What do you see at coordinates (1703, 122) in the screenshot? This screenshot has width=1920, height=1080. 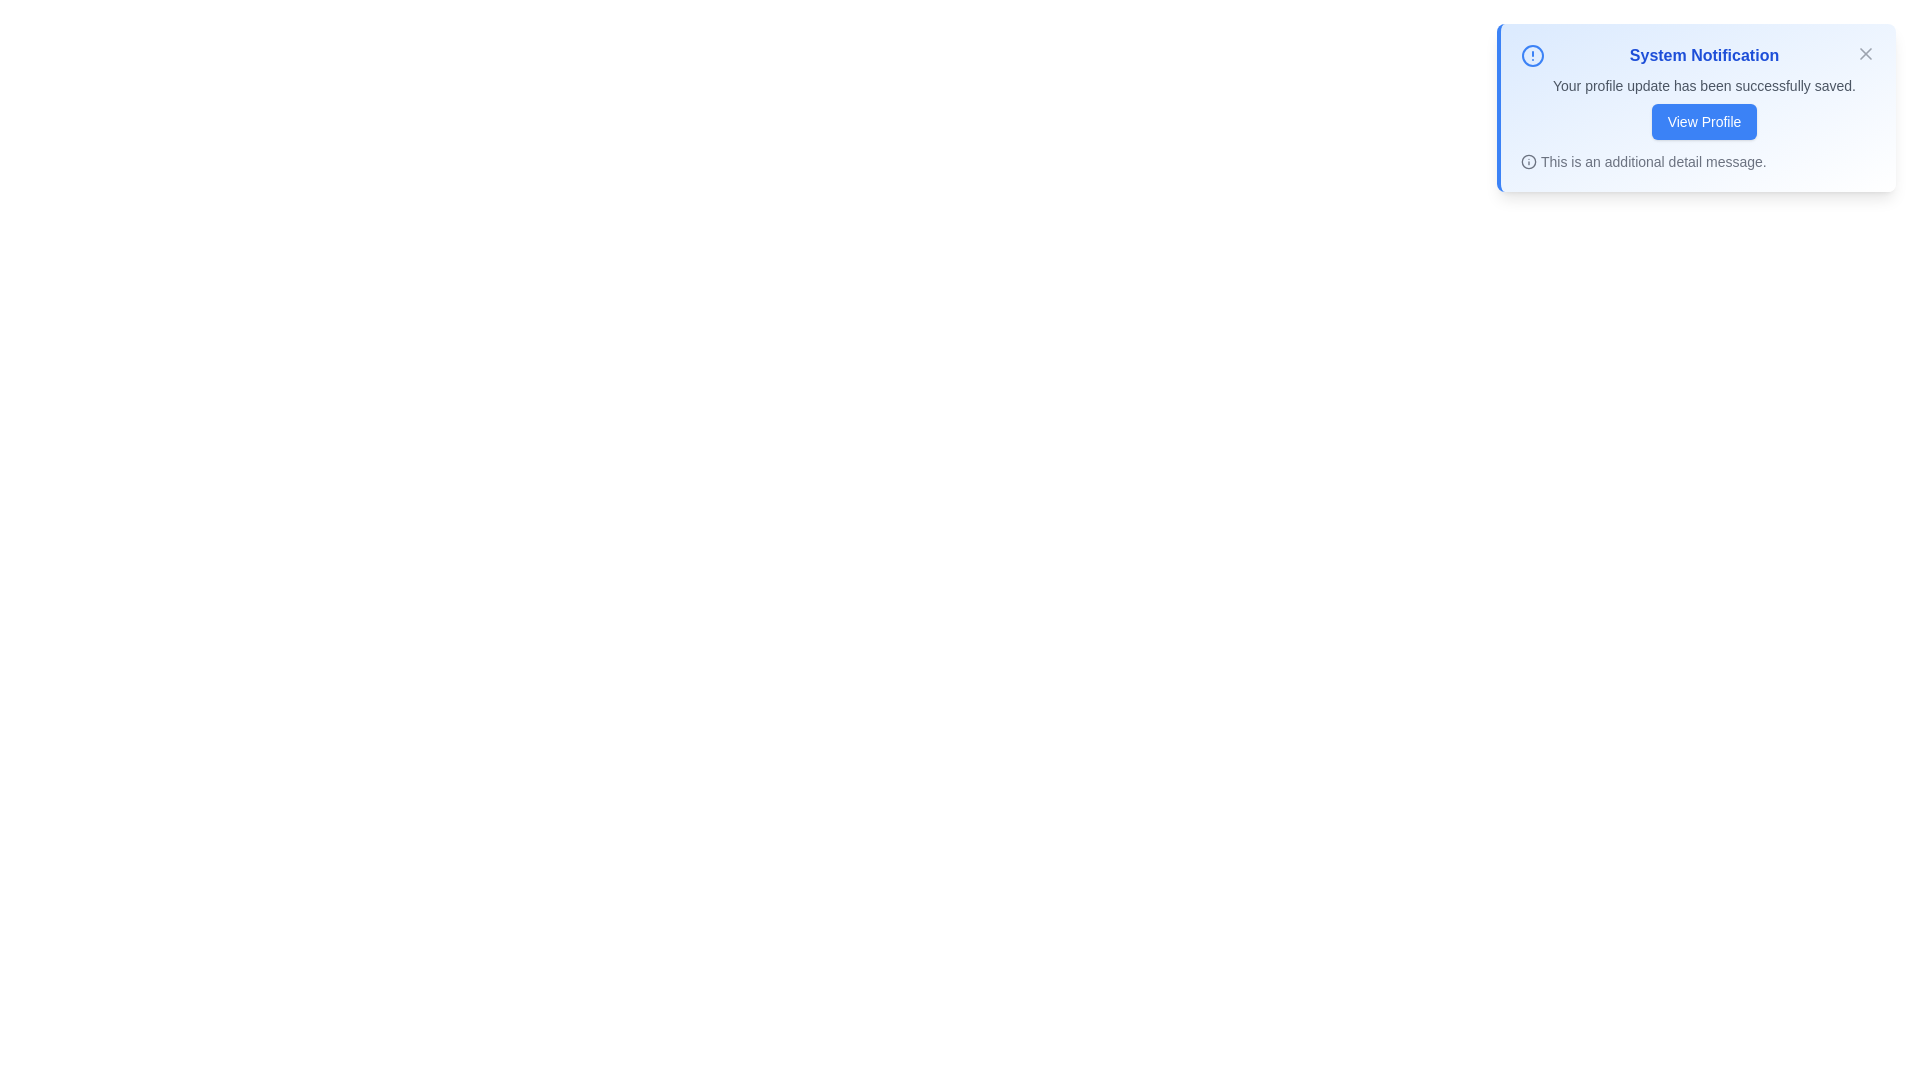 I see `the 'View Profile' button to view the profile` at bounding box center [1703, 122].